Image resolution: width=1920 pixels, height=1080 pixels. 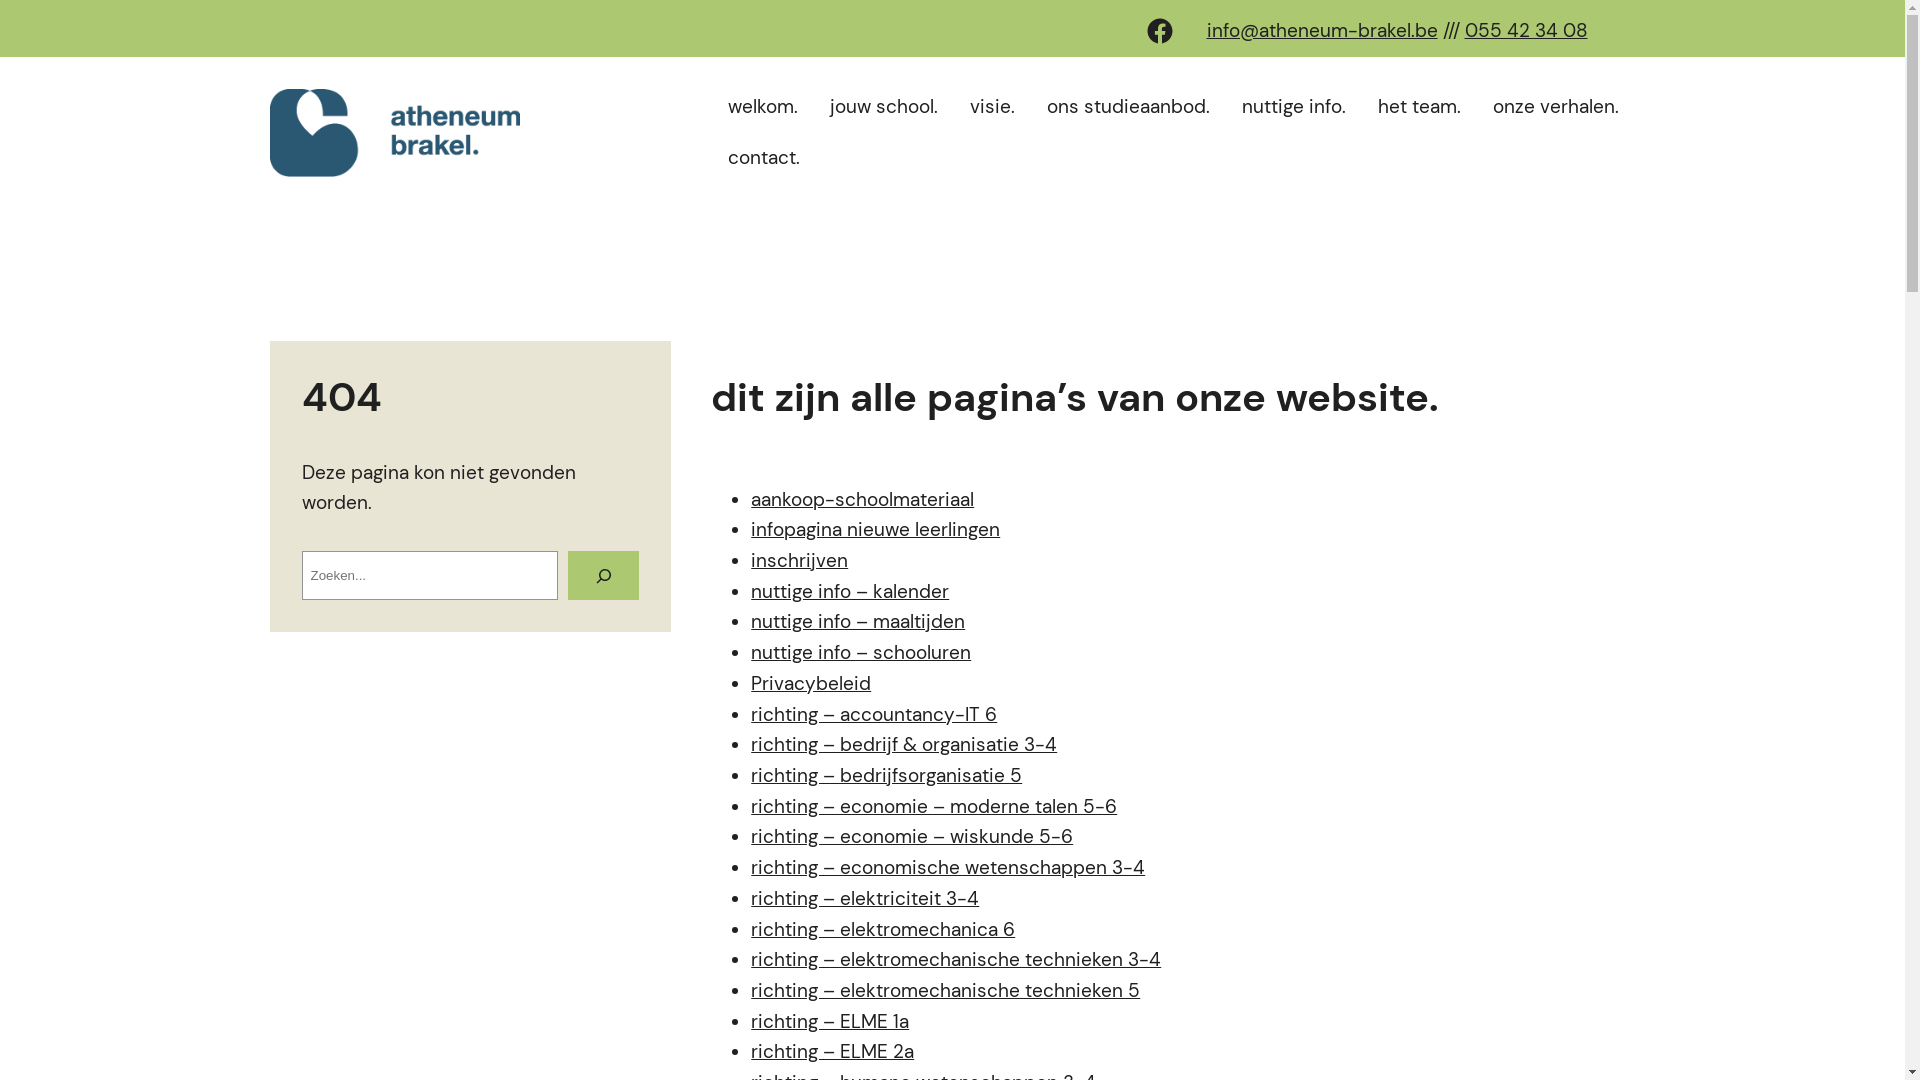 I want to click on 'jouw school.', so click(x=882, y=107).